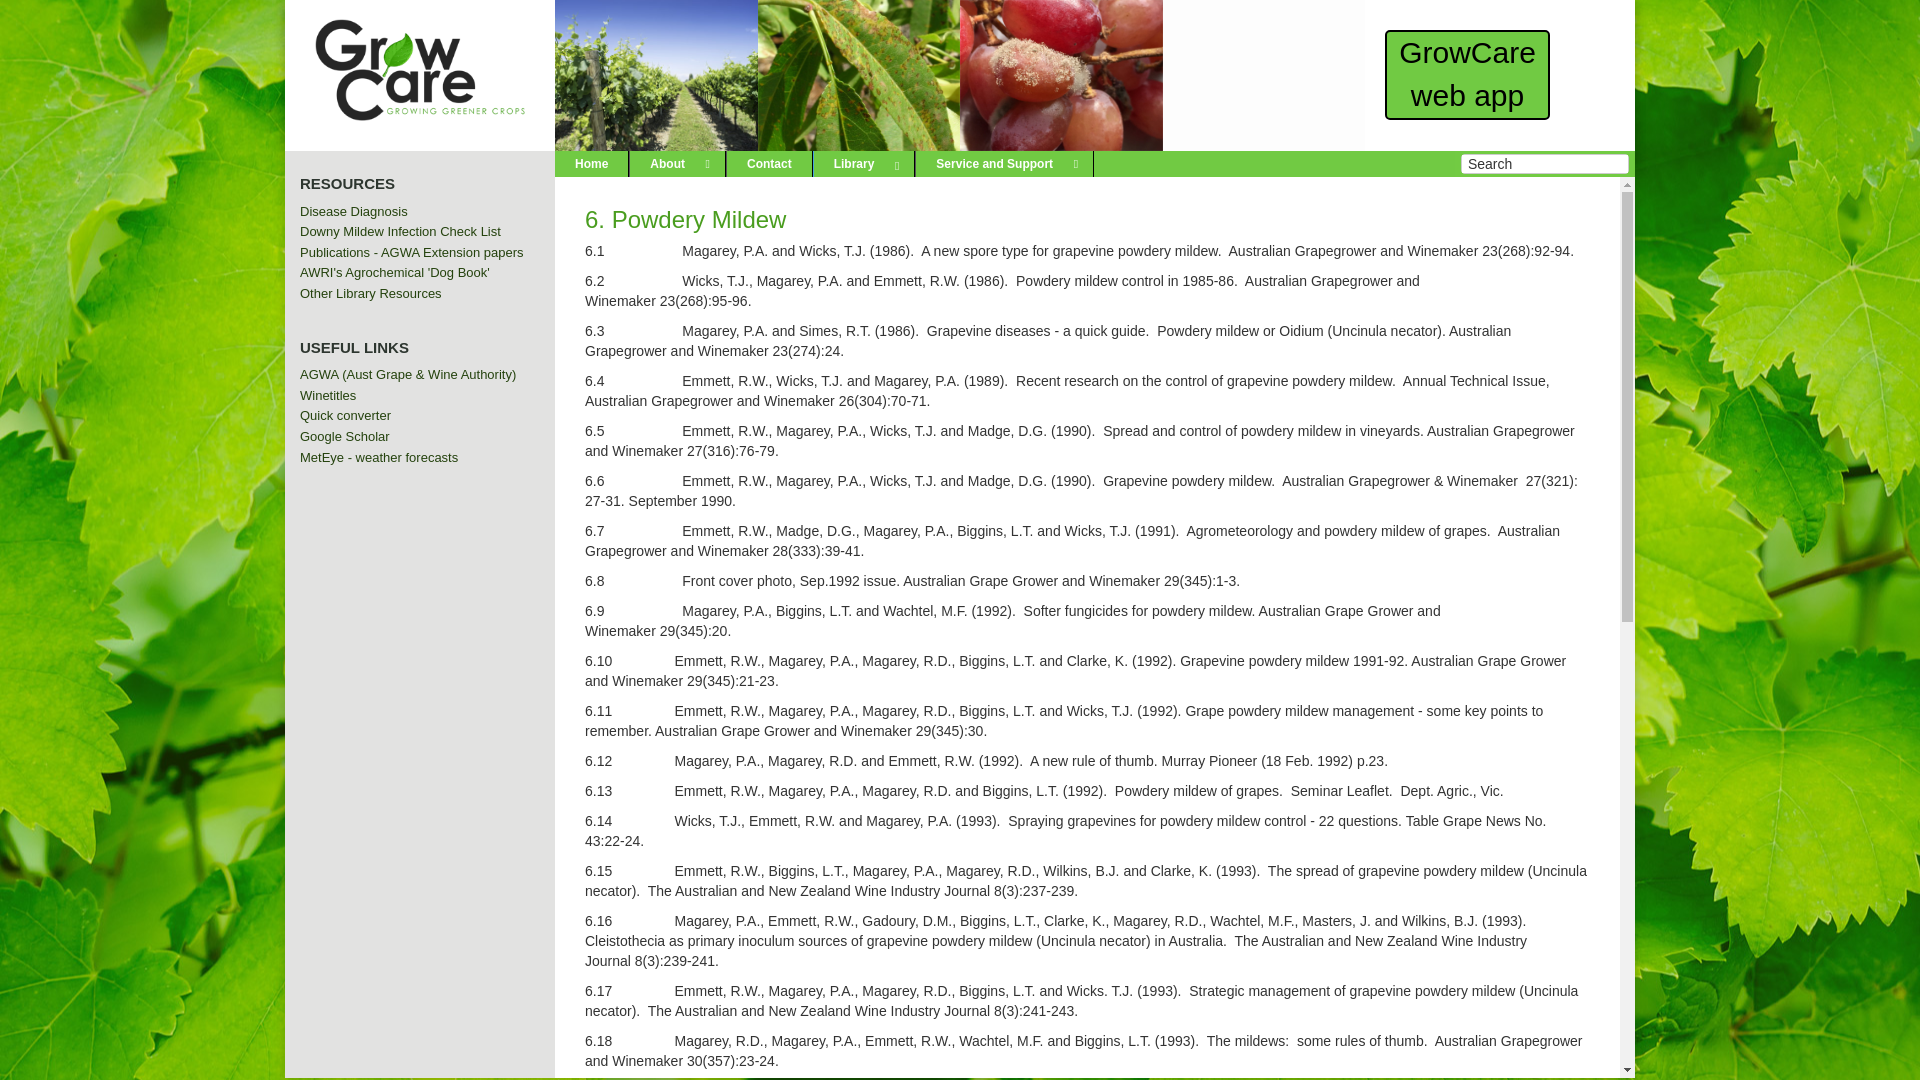 Image resolution: width=1920 pixels, height=1080 pixels. I want to click on 'Other Library Resources', so click(298, 293).